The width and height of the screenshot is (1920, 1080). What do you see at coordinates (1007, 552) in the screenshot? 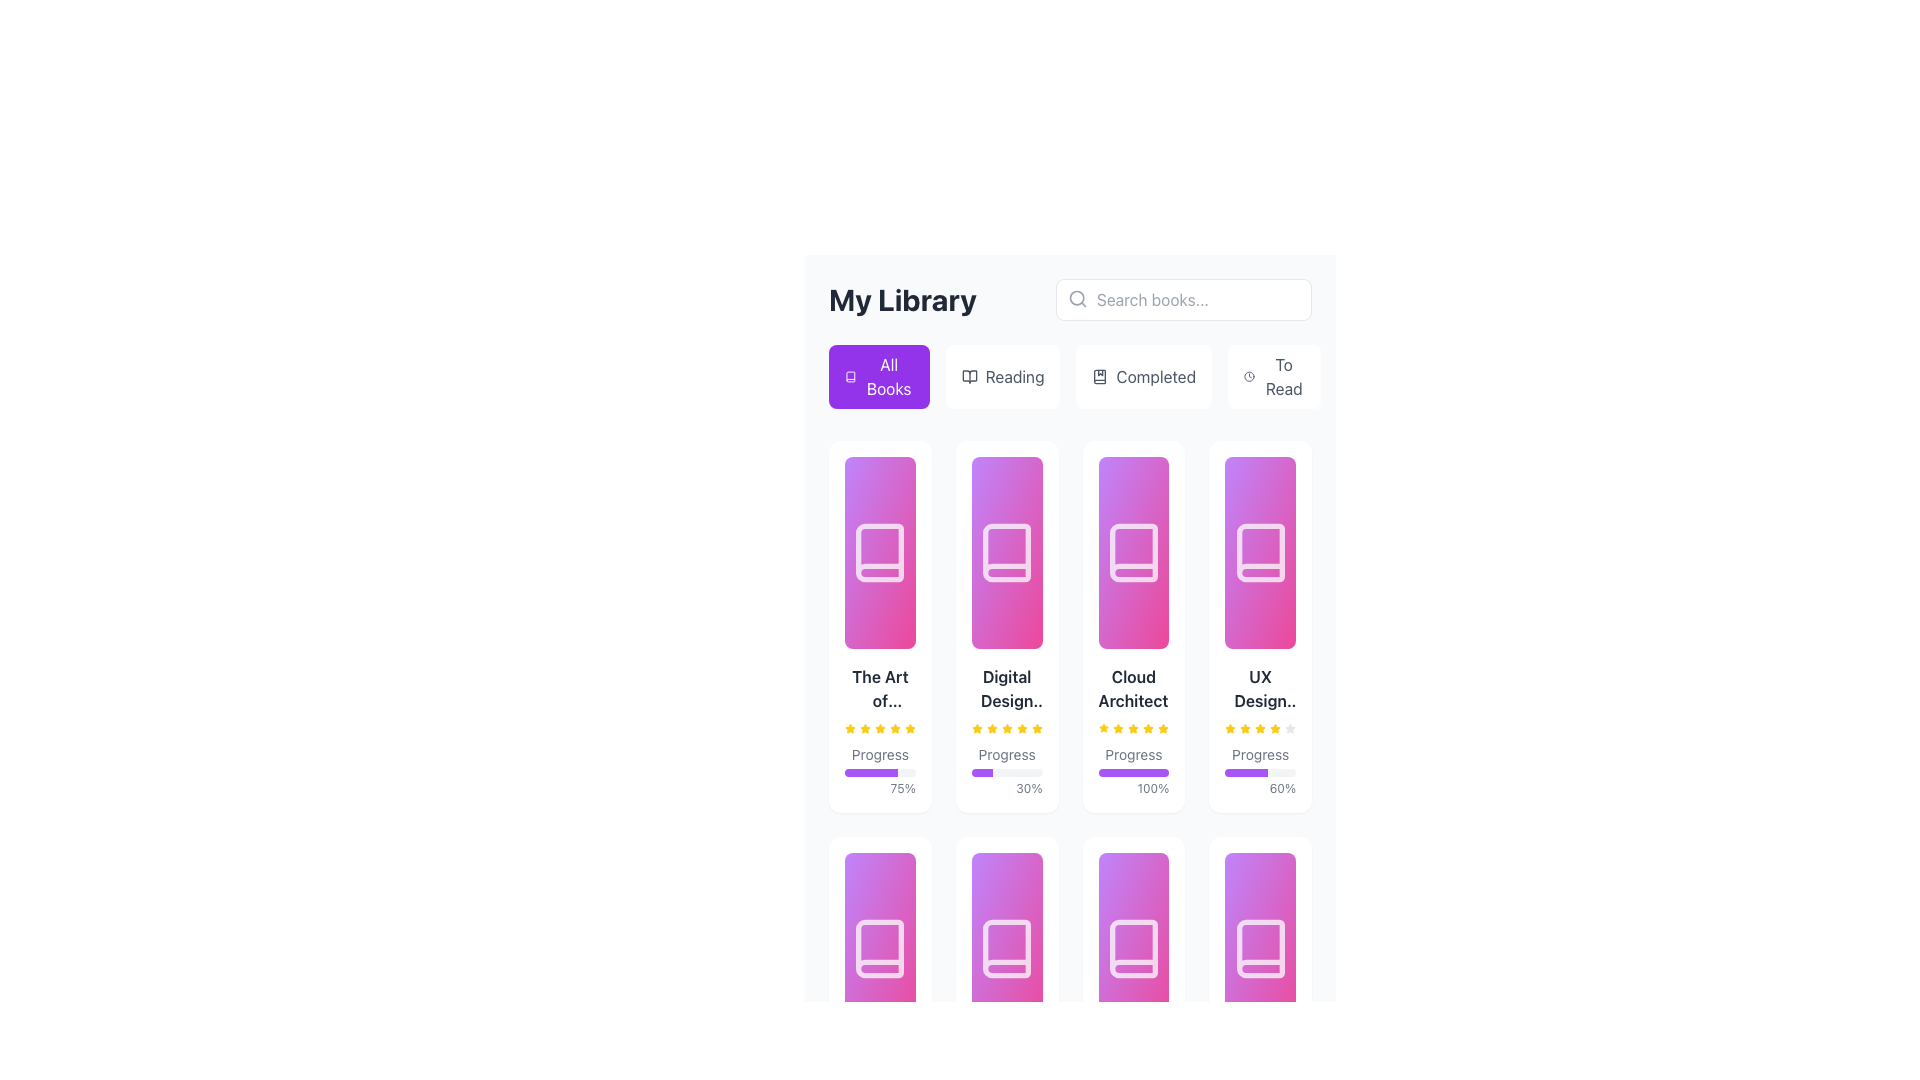
I see `the graphical icon representing a resource item, which is a rectangular component with rounded corners, transitioning from purple to pink, featuring a white book icon, located centrally in the 'Digital Design Principles' card` at bounding box center [1007, 552].